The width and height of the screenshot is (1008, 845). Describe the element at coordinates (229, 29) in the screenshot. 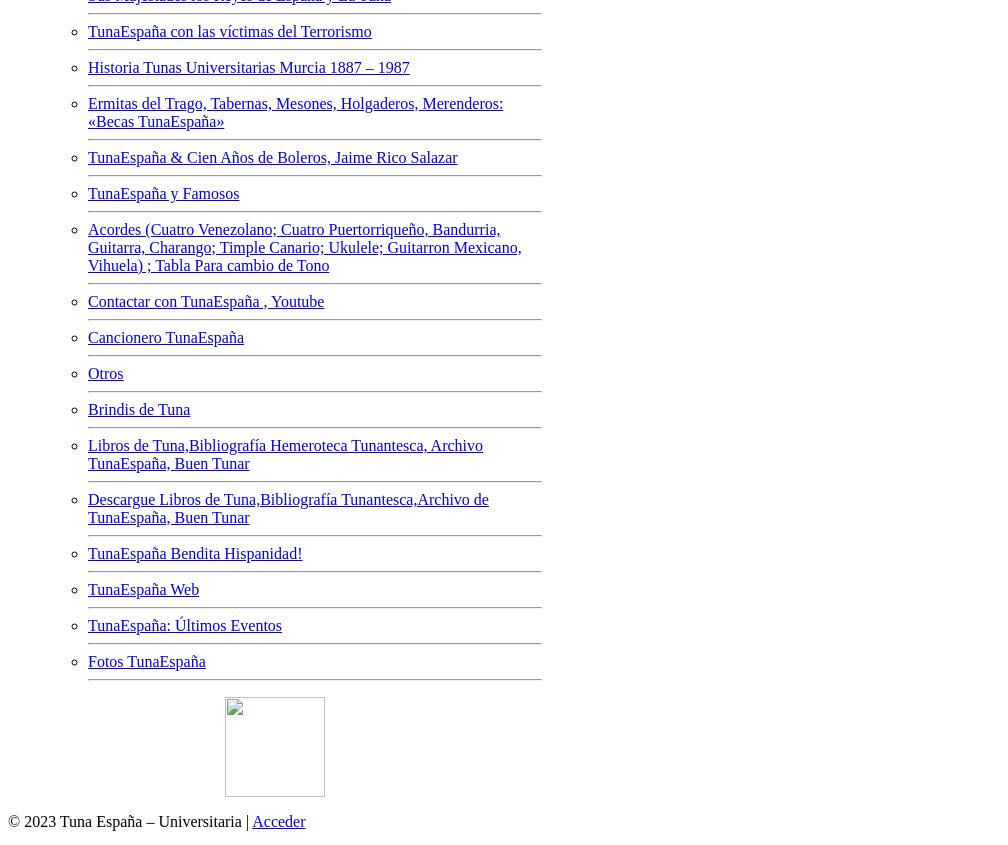

I see `'TunaEspaña con las víctimas del Terrorismo'` at that location.